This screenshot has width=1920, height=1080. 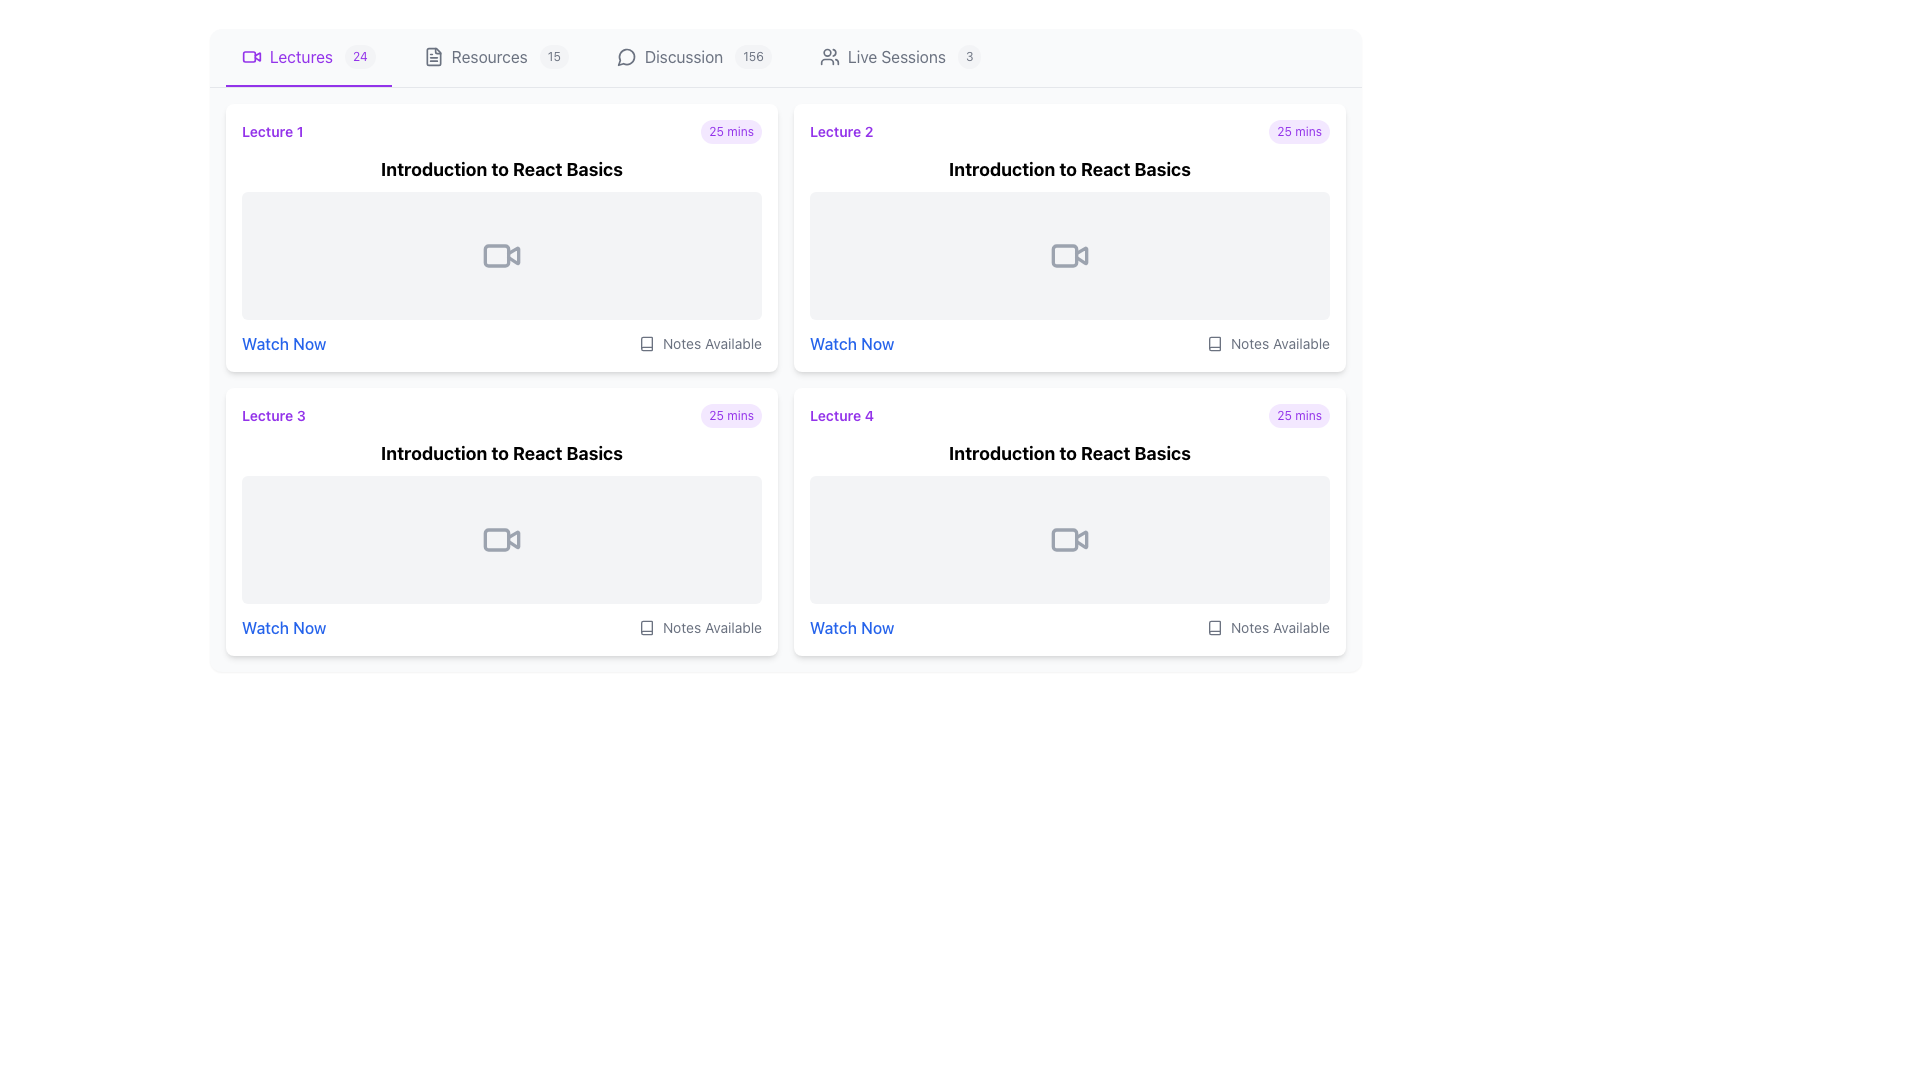 I want to click on the 'Resources' icon in the navigation bar, which visually represents the 'Resources' section and is located next to the text 'Resources' with a badge showing '15', so click(x=432, y=56).